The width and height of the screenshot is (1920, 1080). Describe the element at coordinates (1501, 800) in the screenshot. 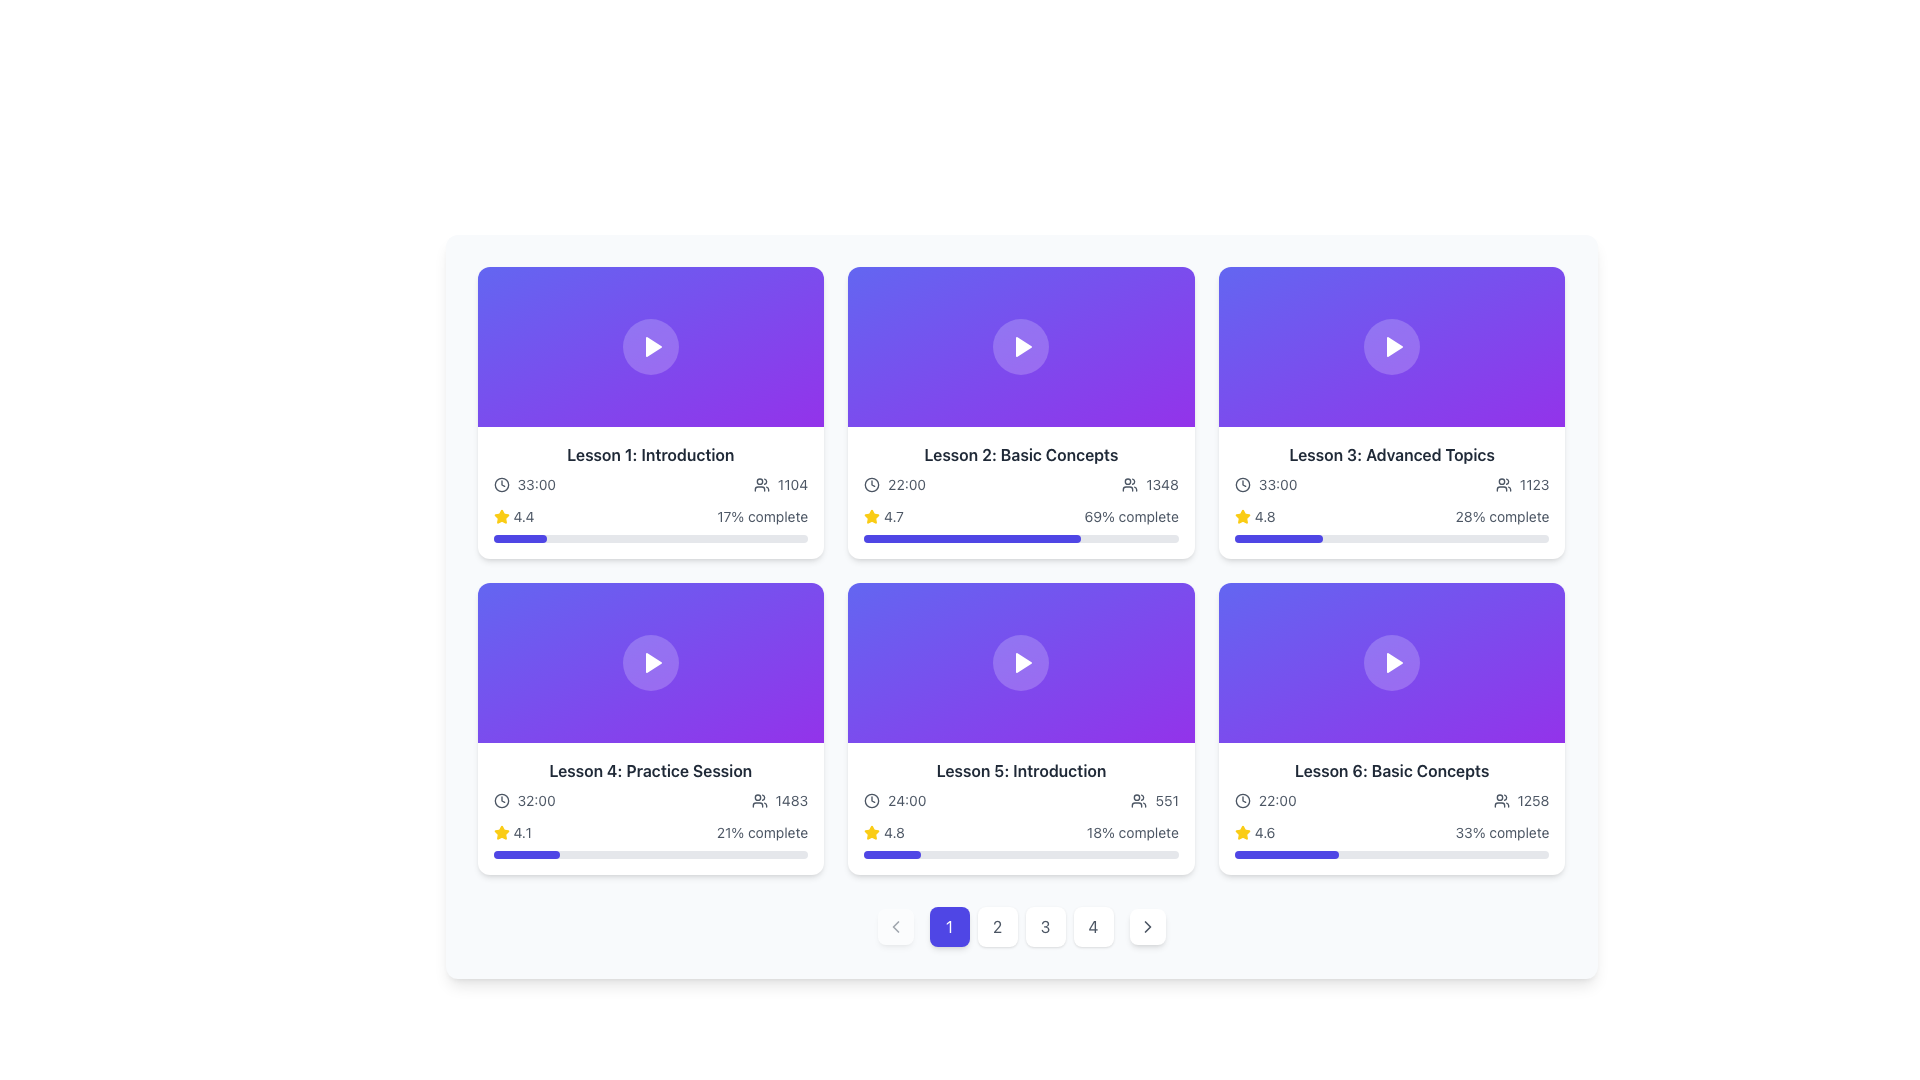

I see `the user/participant icon located in the sixth card of the rightmost column in the second row of the grid layout, positioned to the left of the text '1258'` at that location.